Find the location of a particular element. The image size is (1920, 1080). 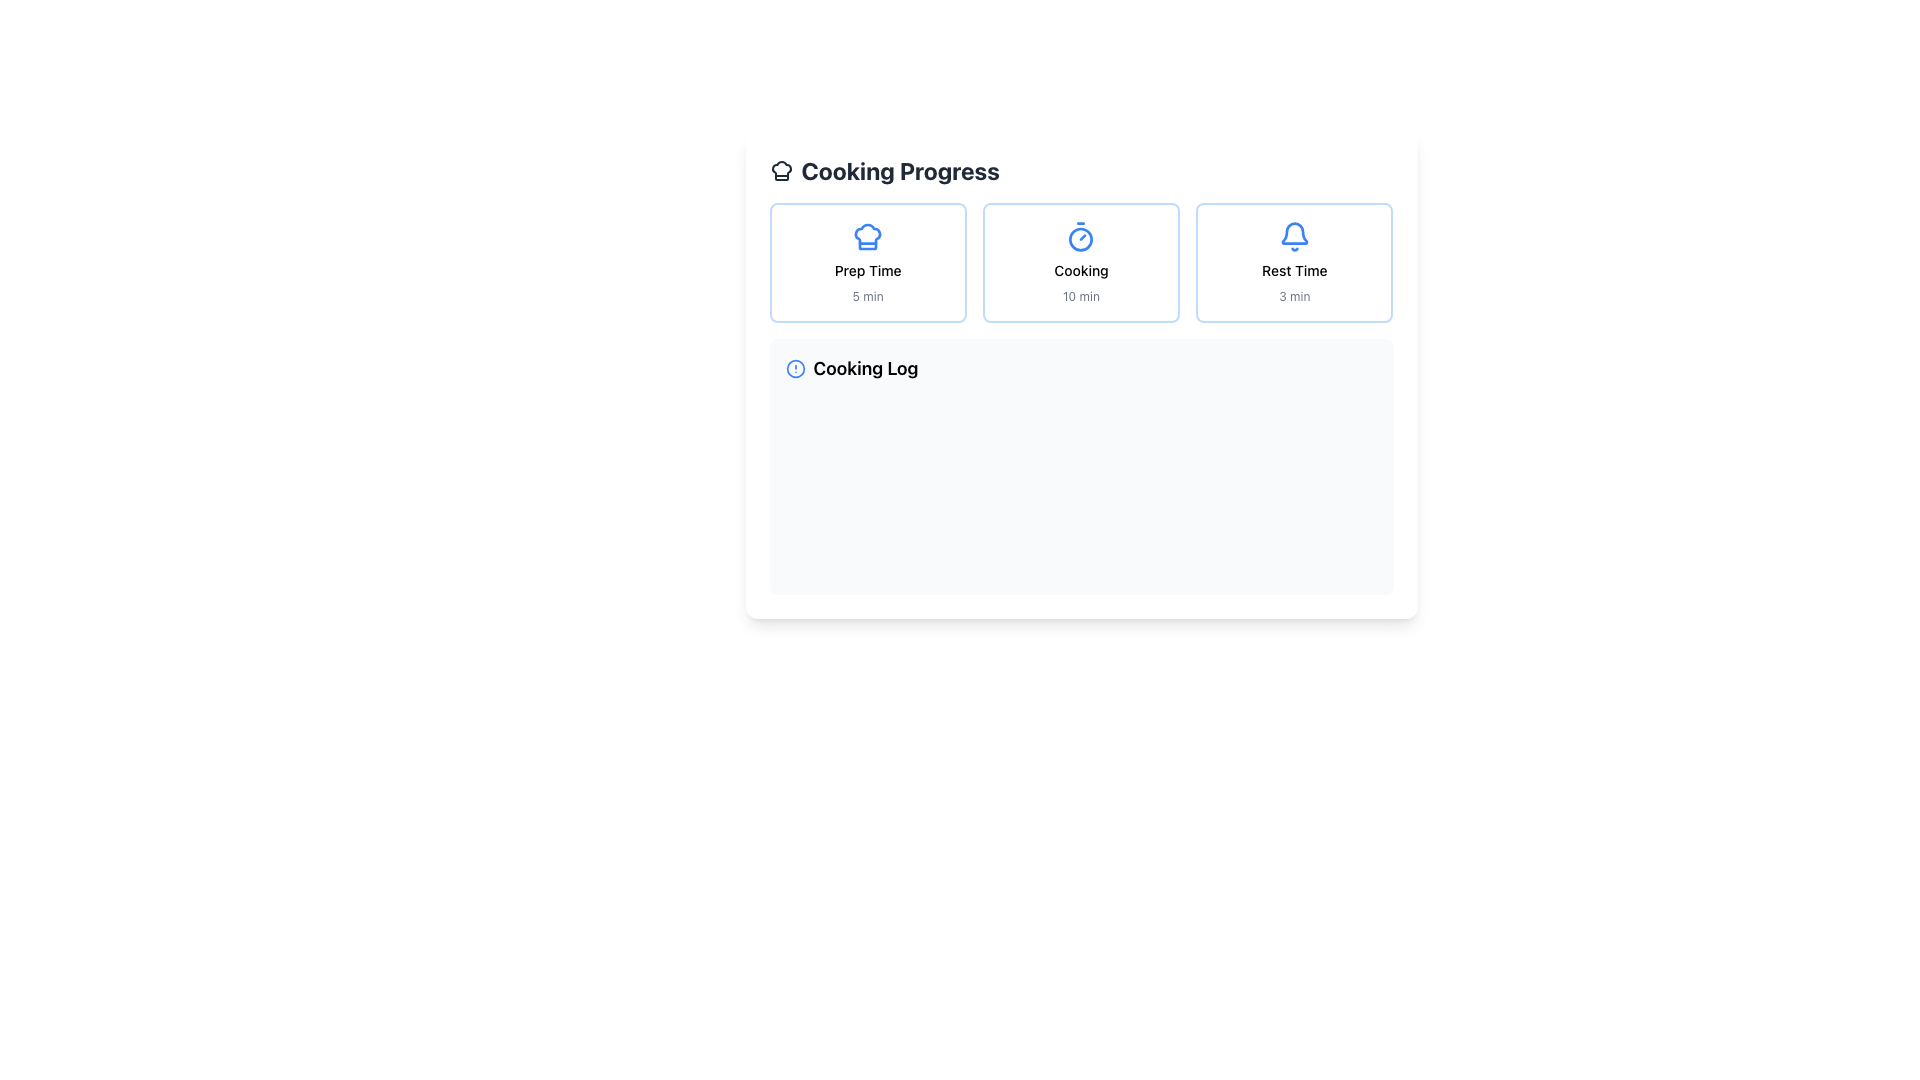

the 'Cooking Progress' icon located at the top left of the 'Cooking Progress' header section, which serves as a decorative representation of the cooking theme is located at coordinates (780, 169).